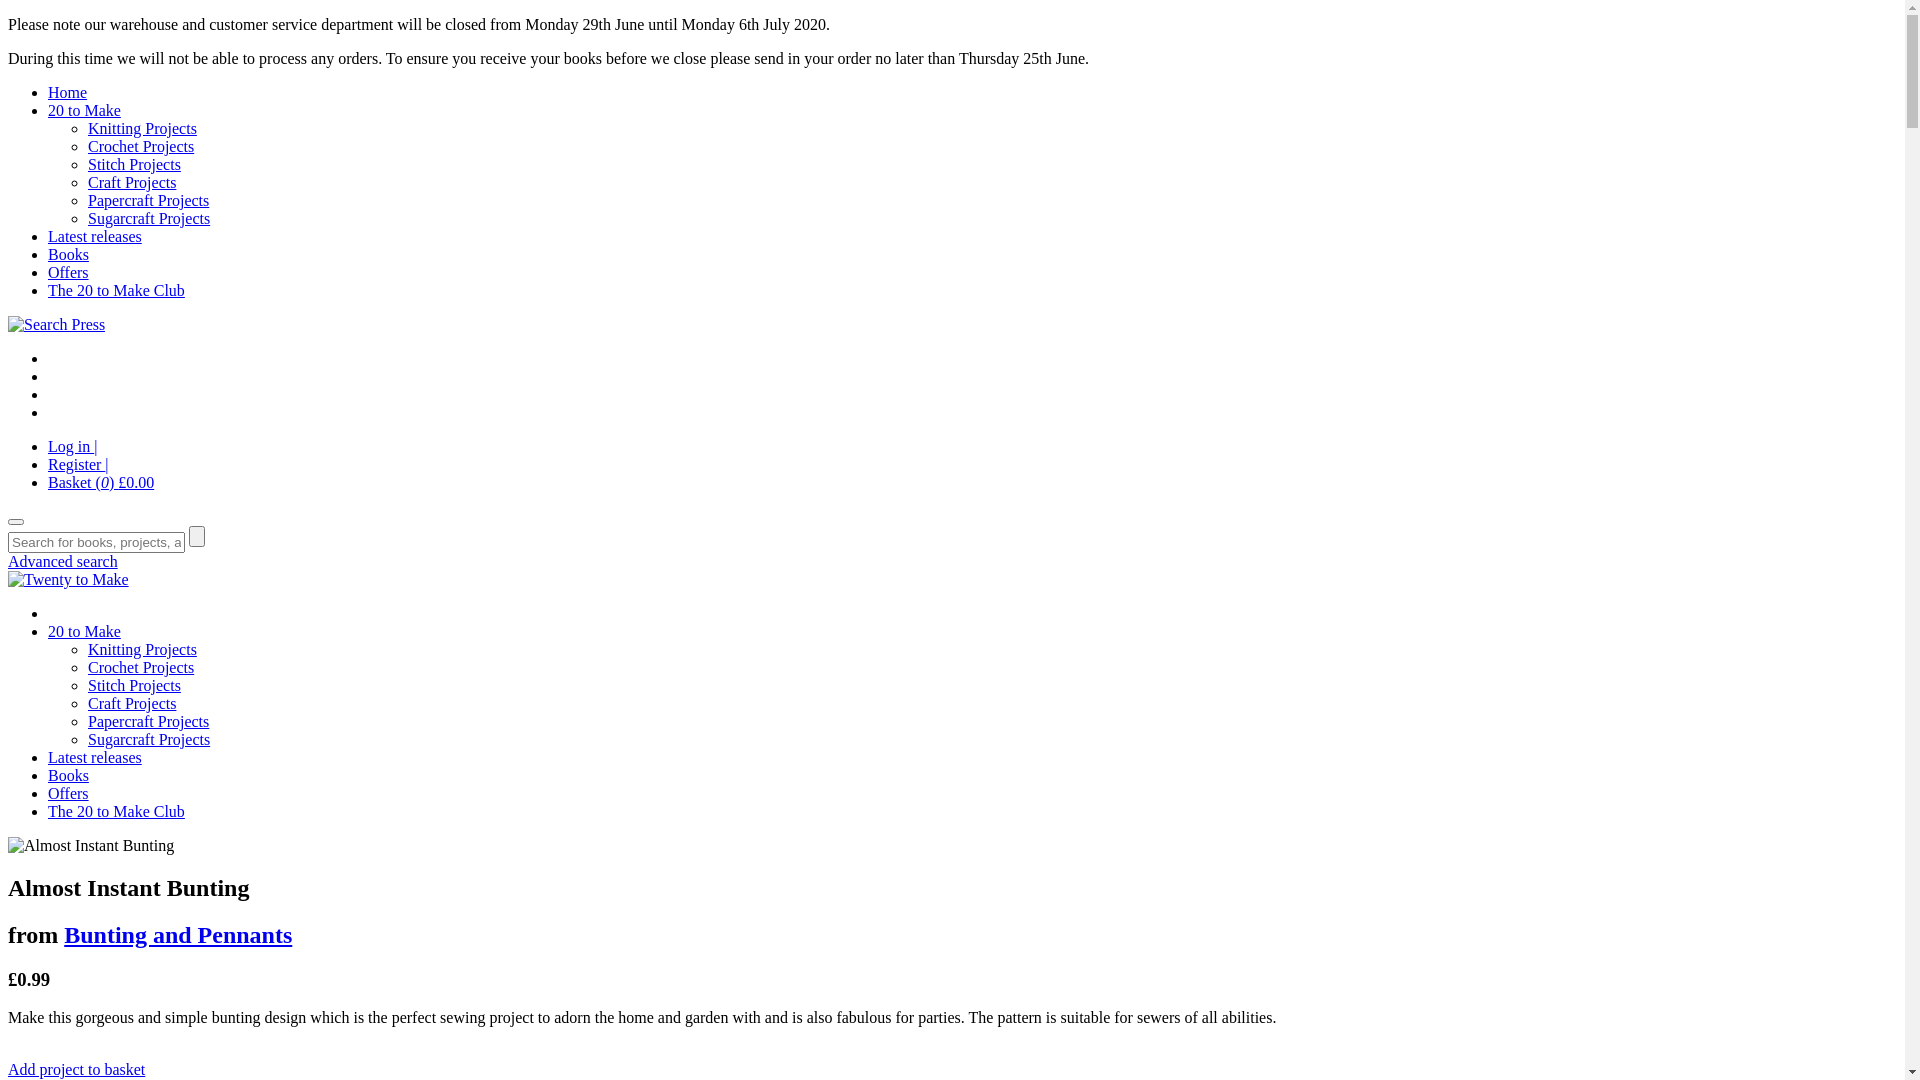 The width and height of the screenshot is (1920, 1080). I want to click on 'Offers', so click(68, 272).